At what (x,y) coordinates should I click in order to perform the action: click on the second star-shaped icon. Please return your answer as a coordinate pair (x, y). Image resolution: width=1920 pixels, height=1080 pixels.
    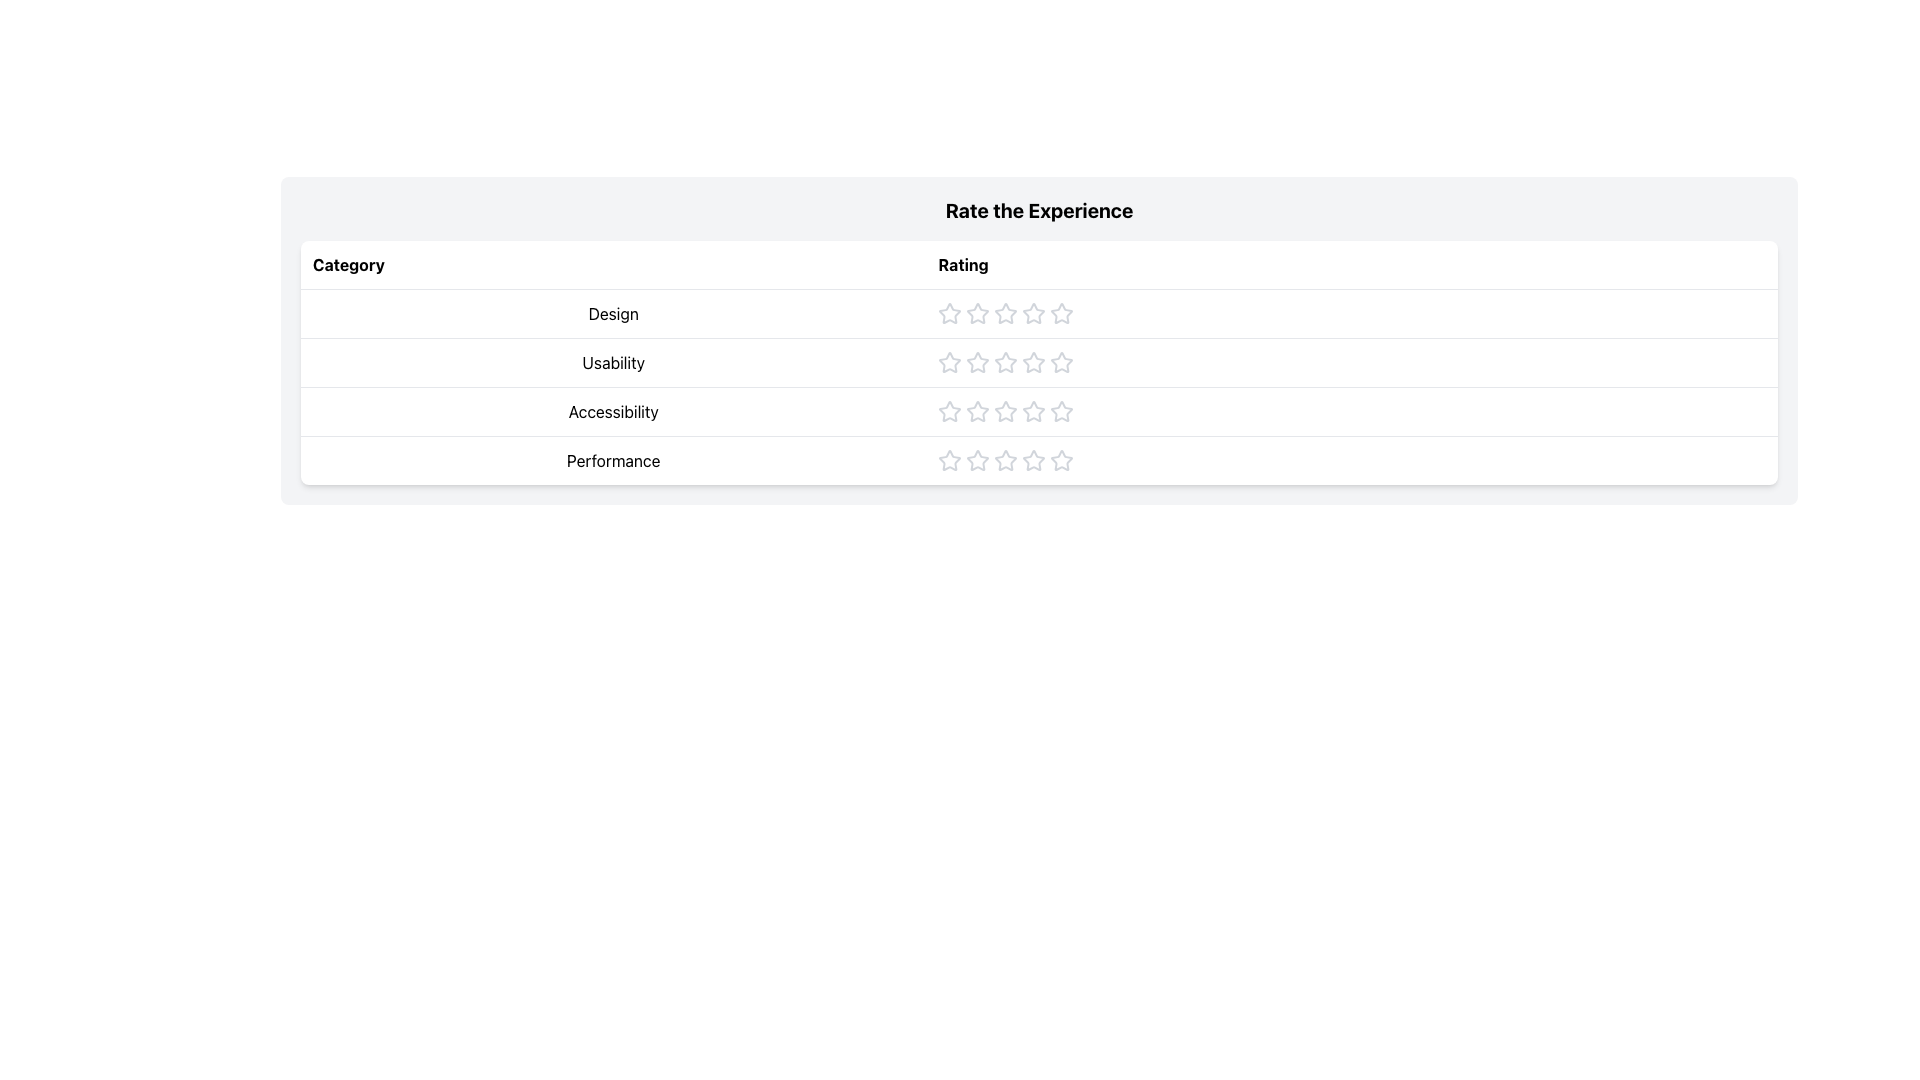
    Looking at the image, I should click on (978, 362).